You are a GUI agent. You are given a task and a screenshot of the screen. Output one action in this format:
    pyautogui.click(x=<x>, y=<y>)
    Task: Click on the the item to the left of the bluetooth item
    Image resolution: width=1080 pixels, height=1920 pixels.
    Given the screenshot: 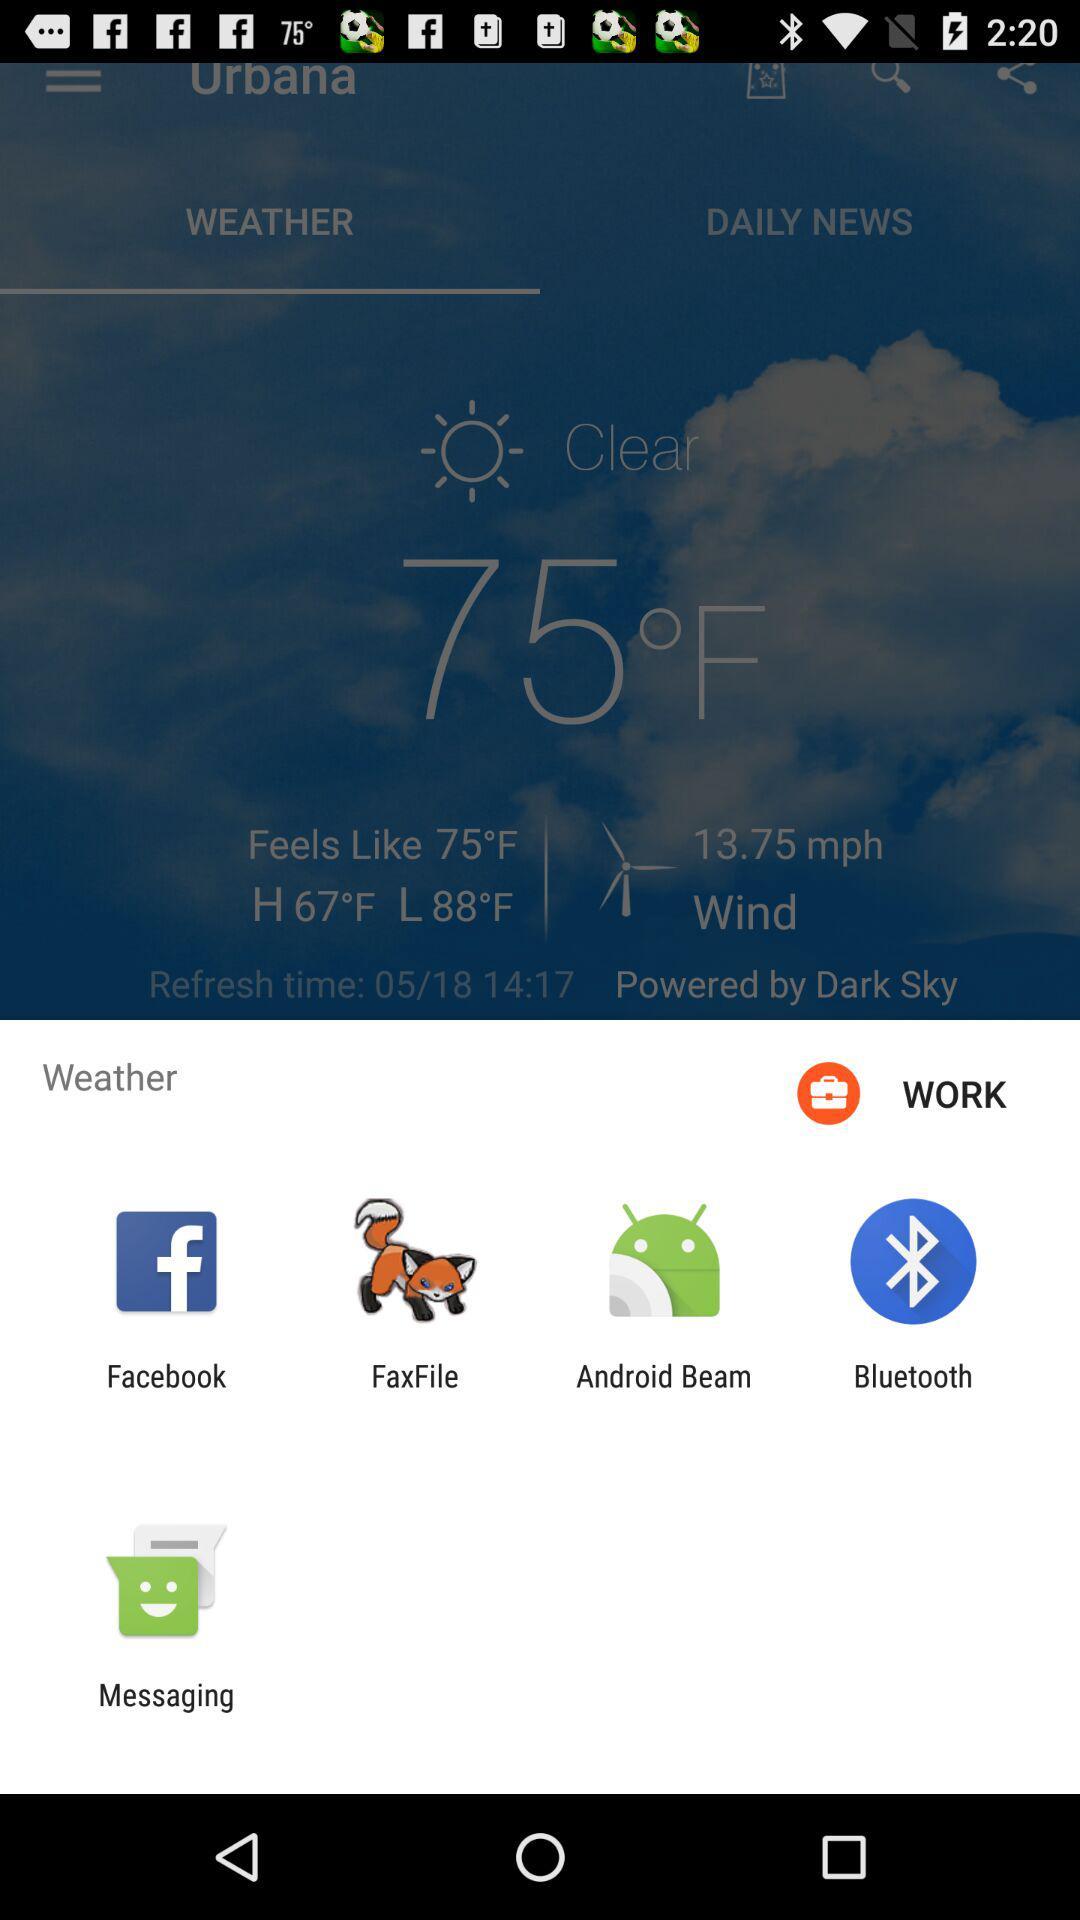 What is the action you would take?
    pyautogui.click(x=664, y=1392)
    